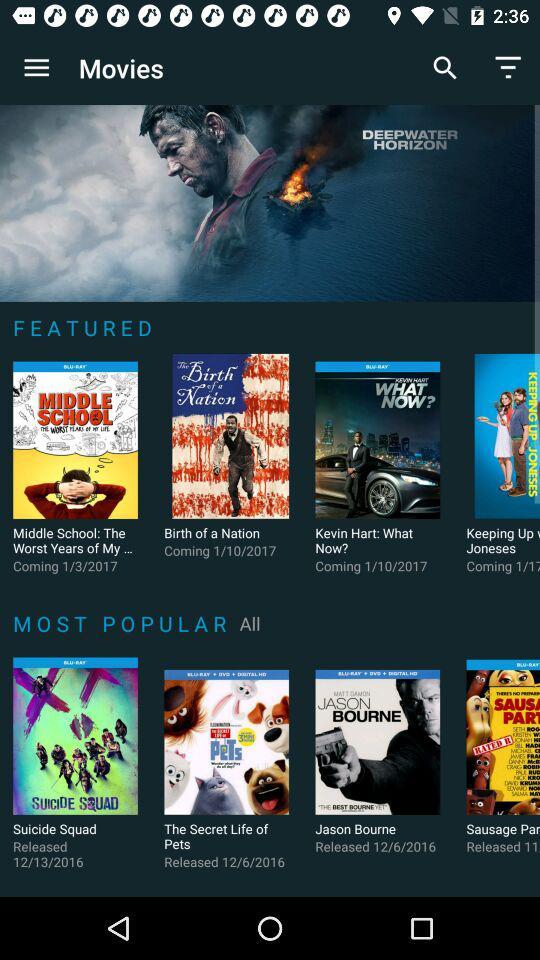 The width and height of the screenshot is (540, 960). Describe the element at coordinates (123, 622) in the screenshot. I see `the icon to the left of all icon` at that location.